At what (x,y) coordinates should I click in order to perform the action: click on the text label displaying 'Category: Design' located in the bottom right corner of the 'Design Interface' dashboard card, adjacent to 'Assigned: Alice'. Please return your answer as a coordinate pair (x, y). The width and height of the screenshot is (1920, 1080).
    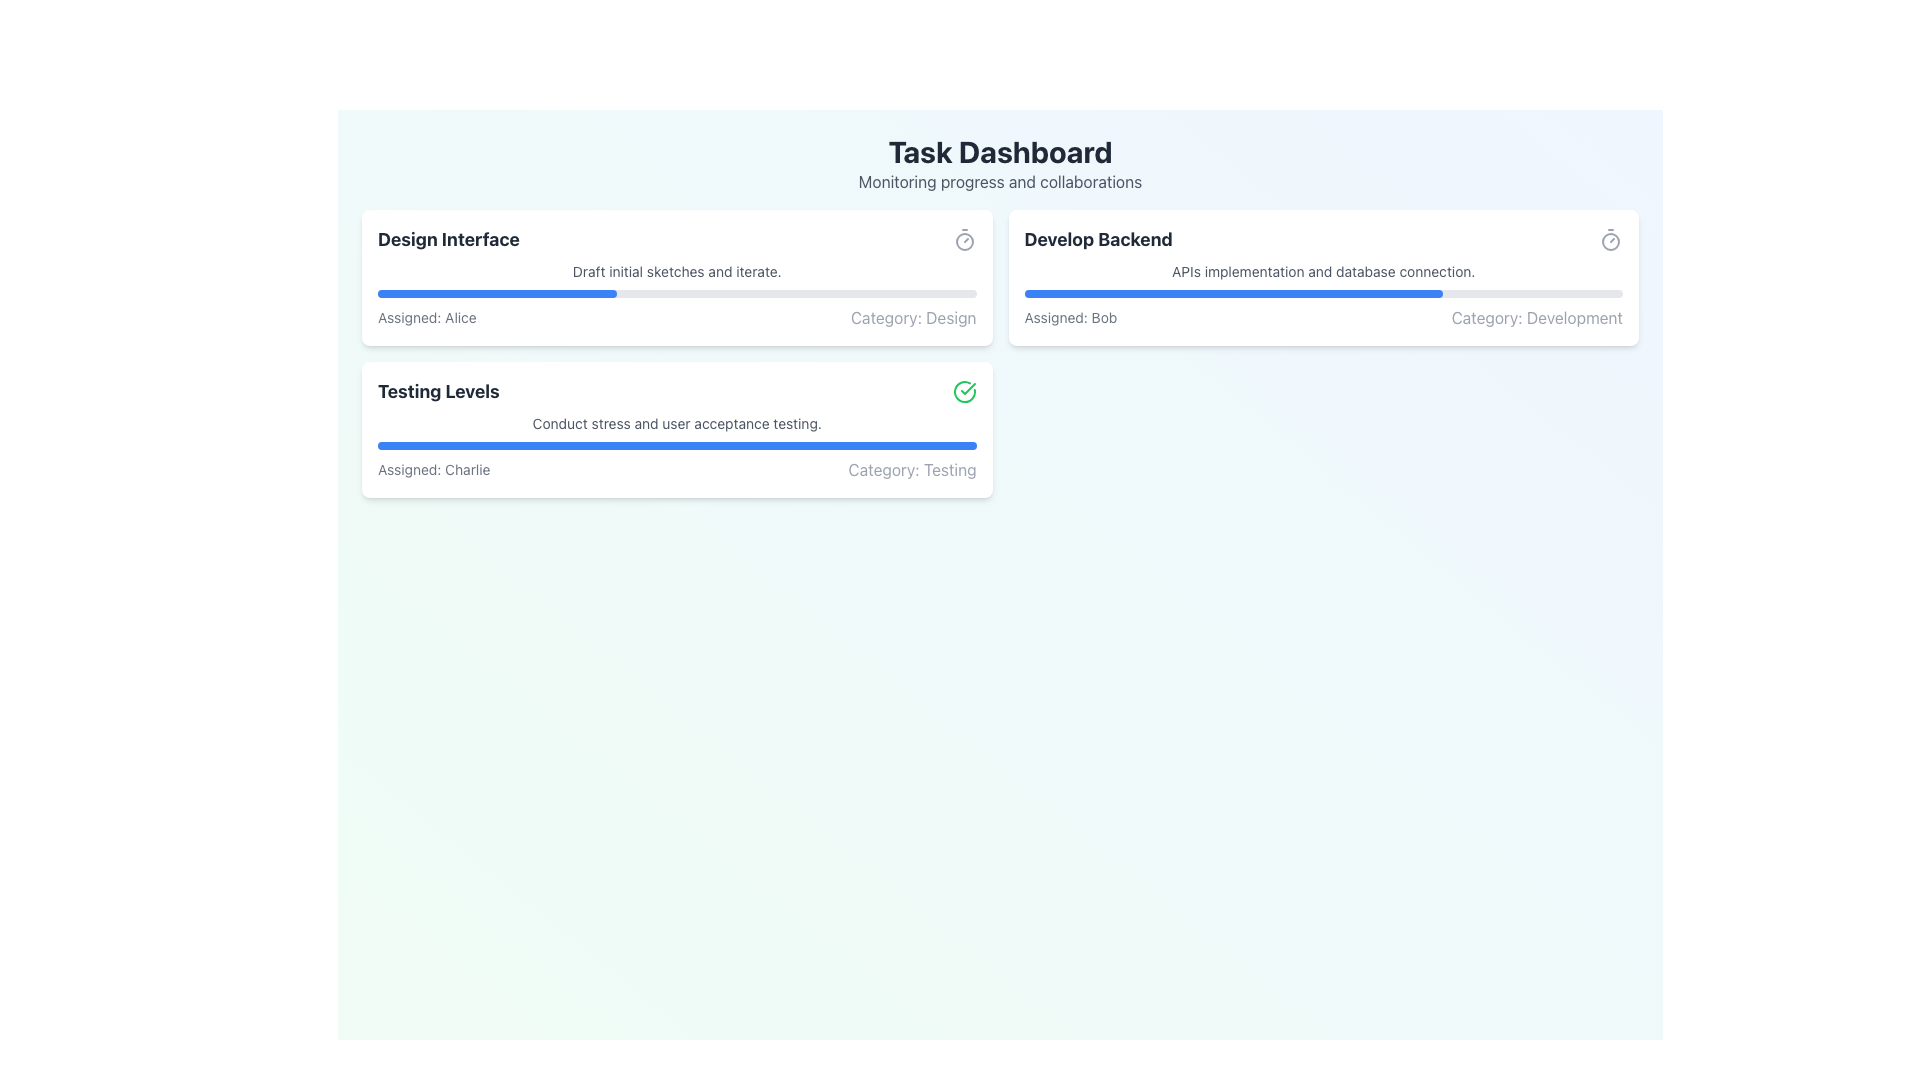
    Looking at the image, I should click on (912, 316).